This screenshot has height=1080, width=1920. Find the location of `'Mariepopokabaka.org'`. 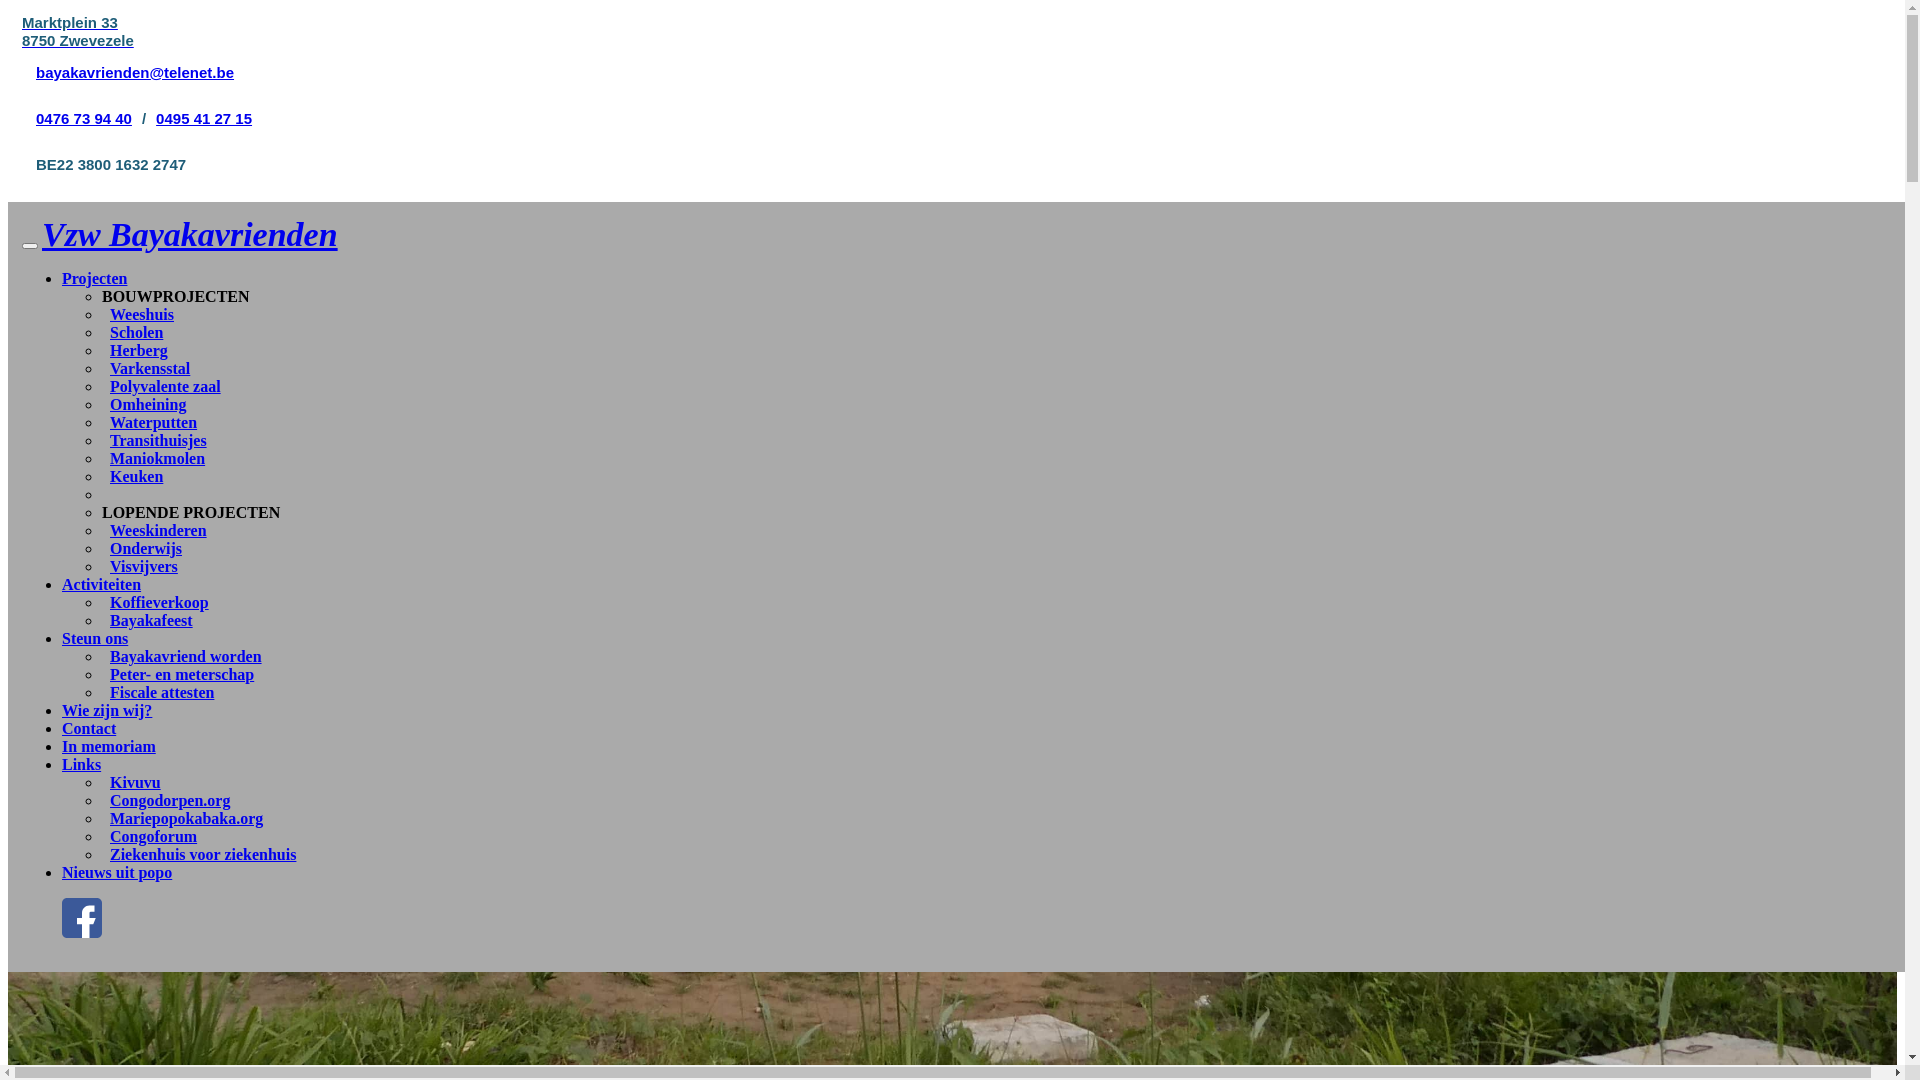

'Mariepopokabaka.org' is located at coordinates (100, 818).